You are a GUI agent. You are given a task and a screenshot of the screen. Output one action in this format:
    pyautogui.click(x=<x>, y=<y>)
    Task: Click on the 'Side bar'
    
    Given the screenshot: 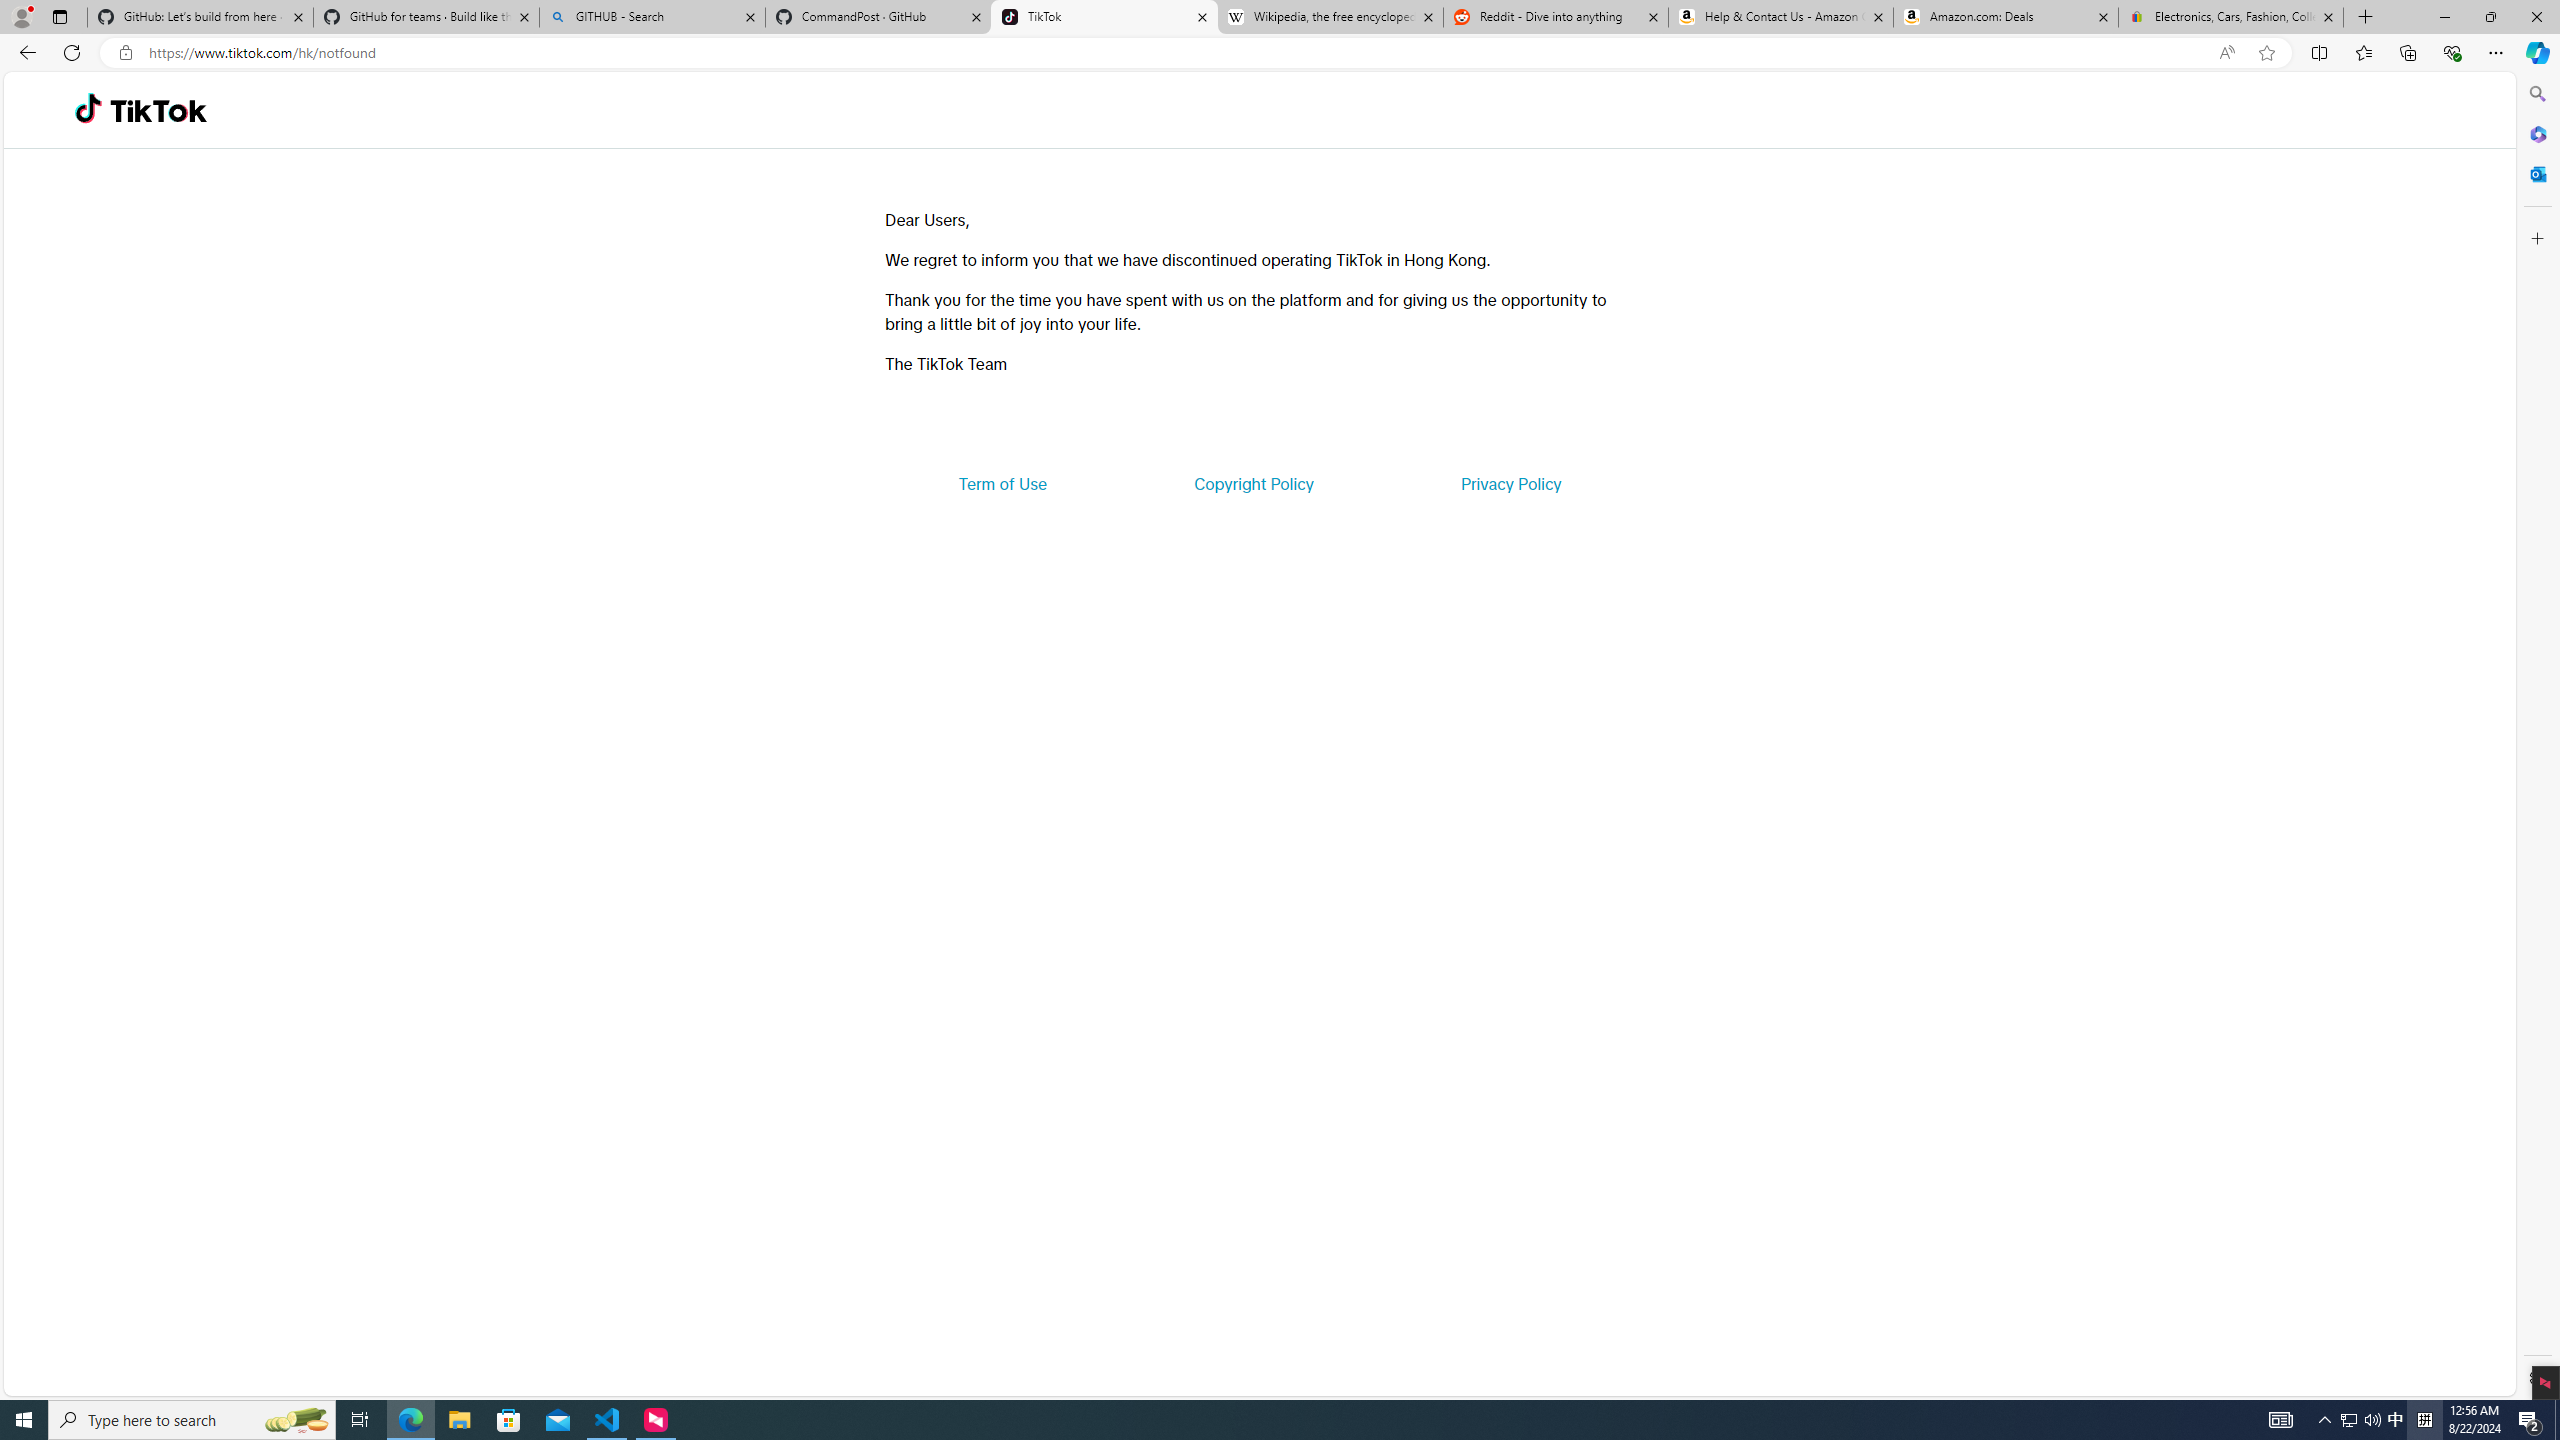 What is the action you would take?
    pyautogui.click(x=2537, y=735)
    